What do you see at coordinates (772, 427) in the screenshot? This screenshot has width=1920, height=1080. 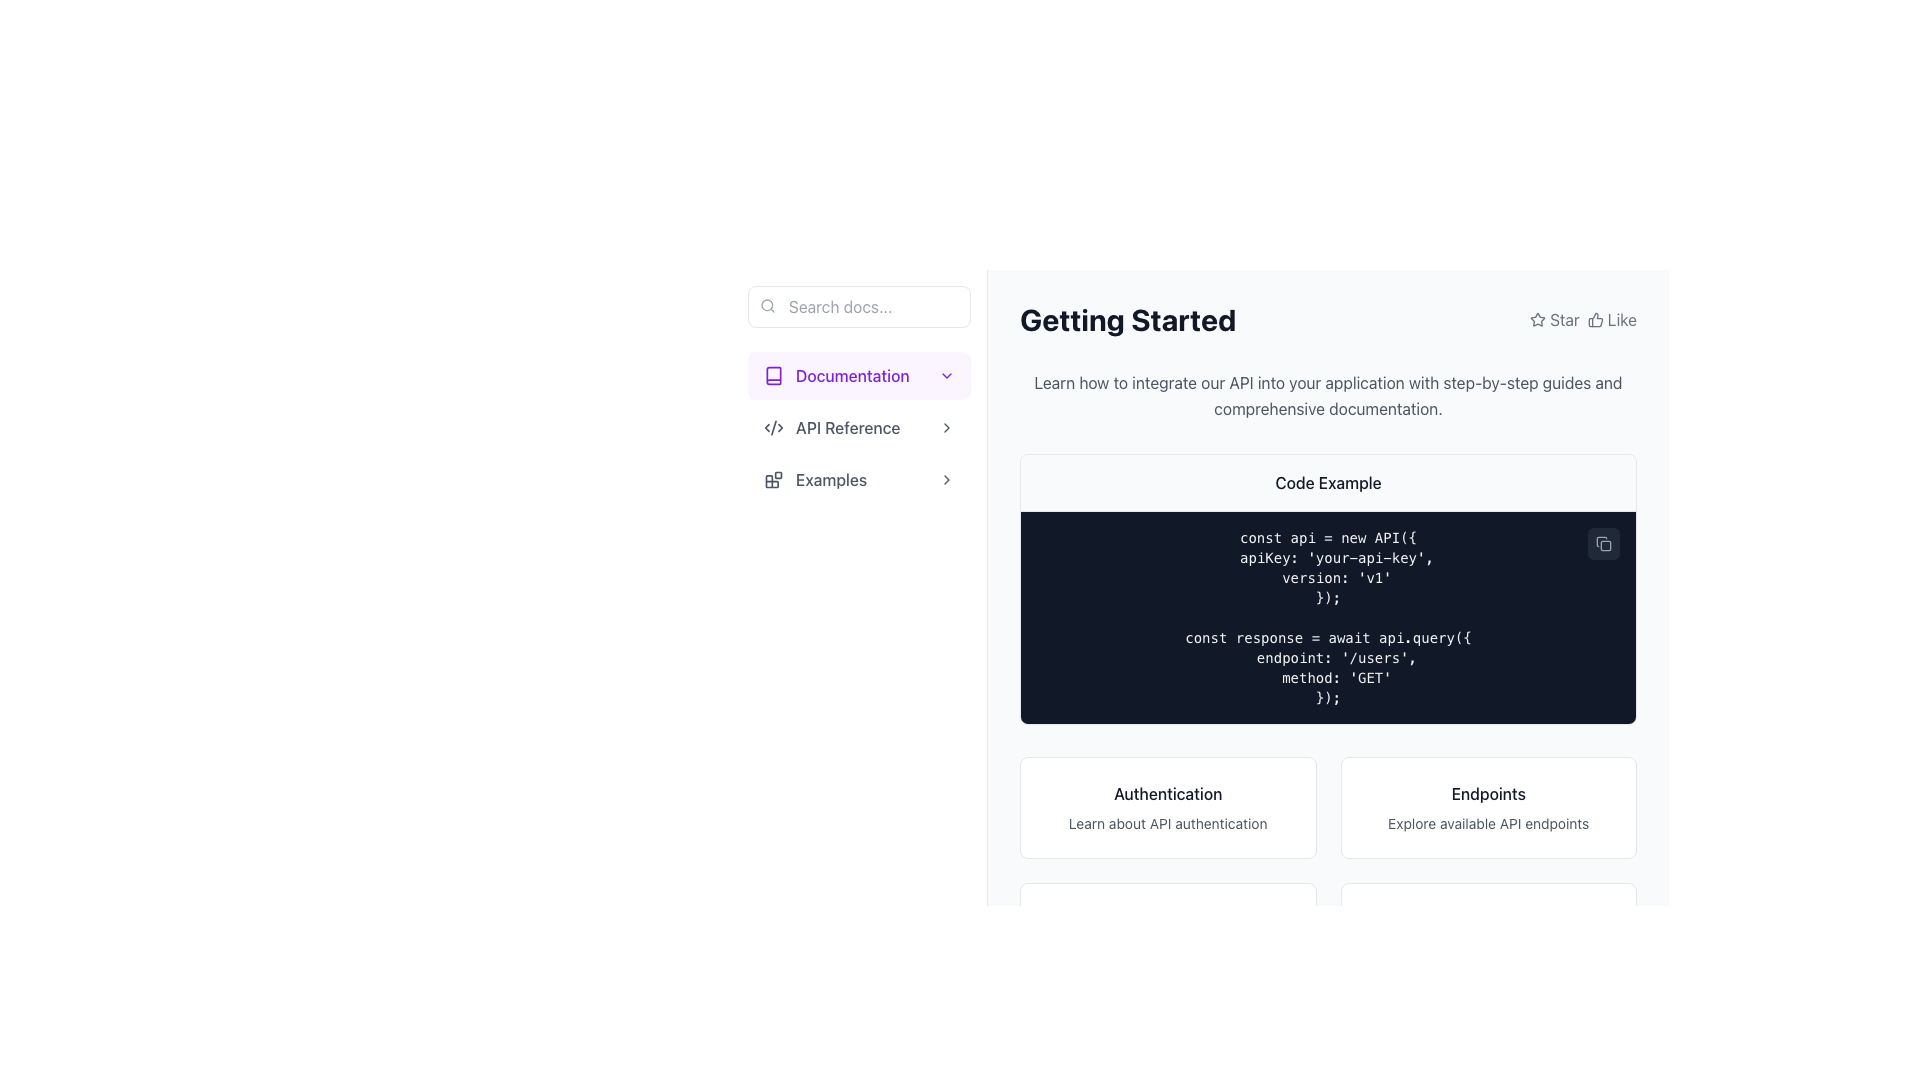 I see `the central segment of the SVG icon located in the sidebar area for further inspection and interaction` at bounding box center [772, 427].